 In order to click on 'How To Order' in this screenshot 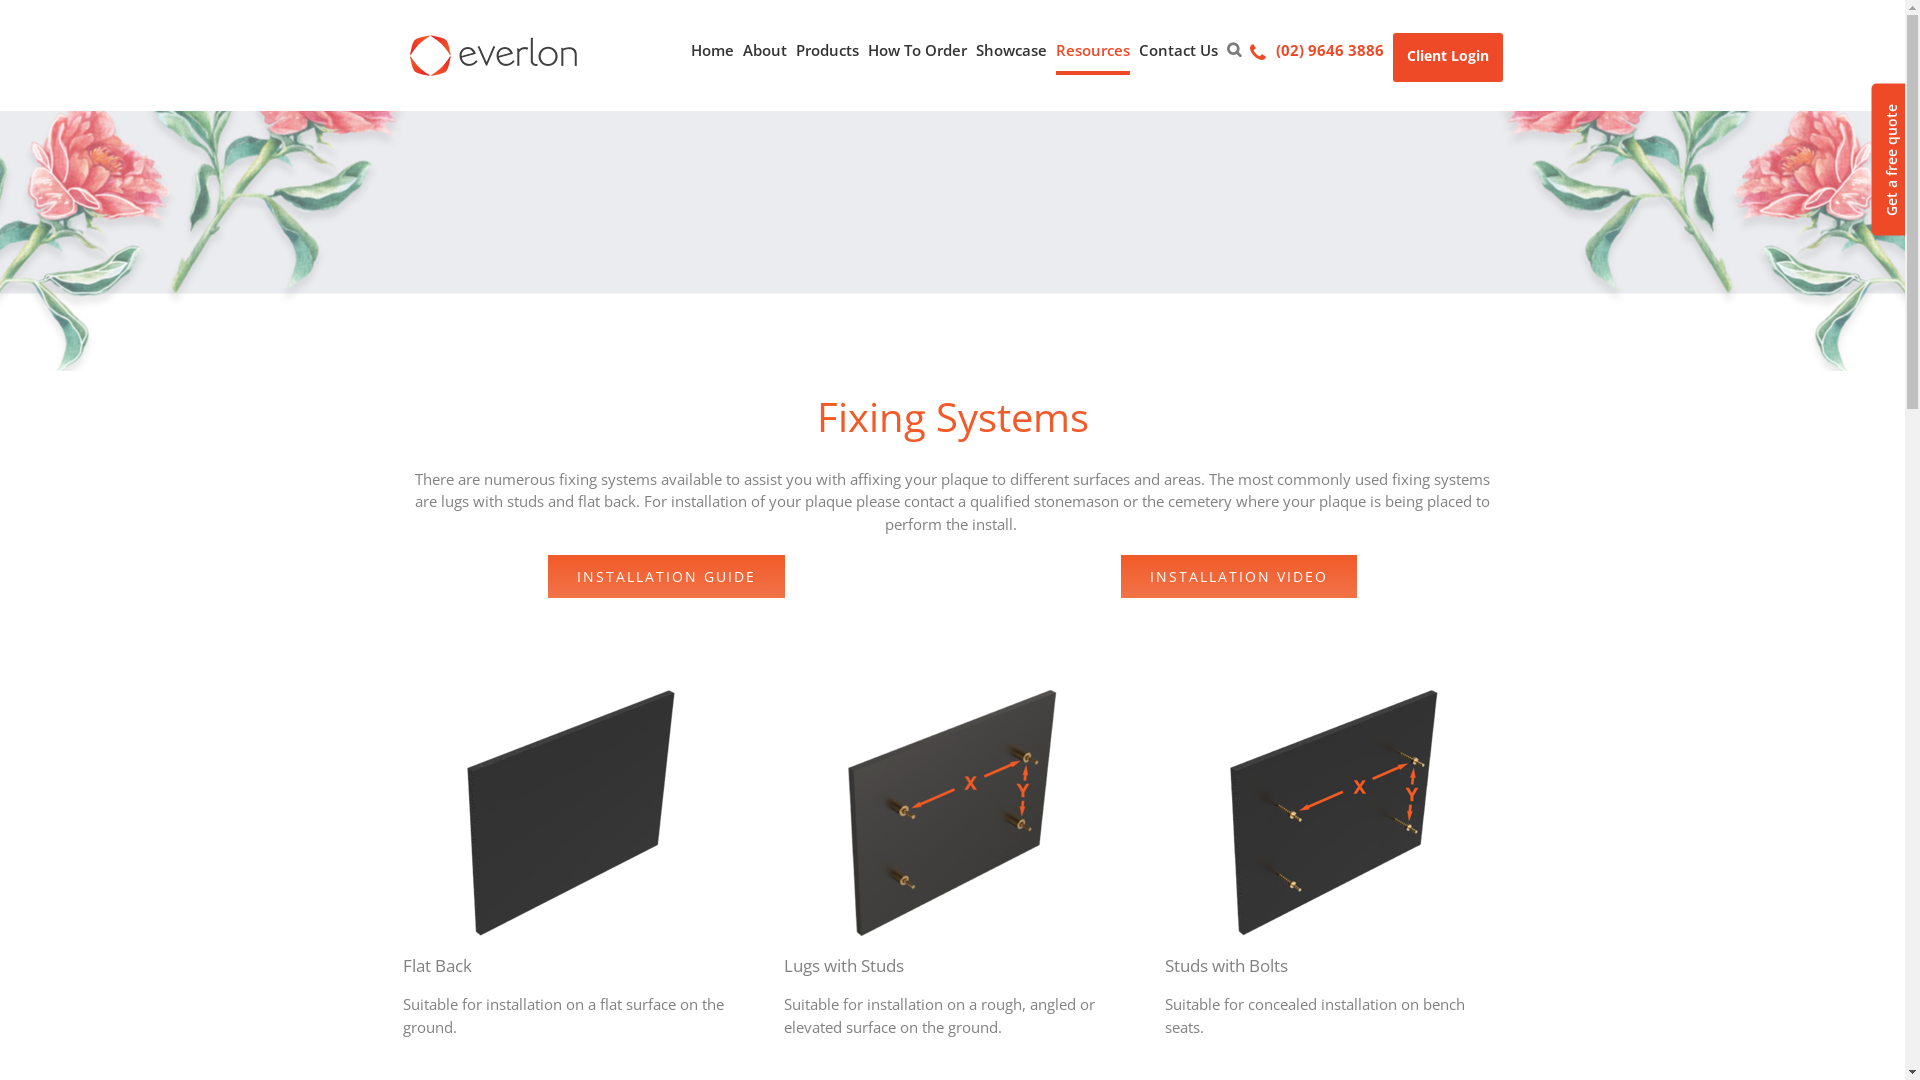, I will do `click(916, 50)`.